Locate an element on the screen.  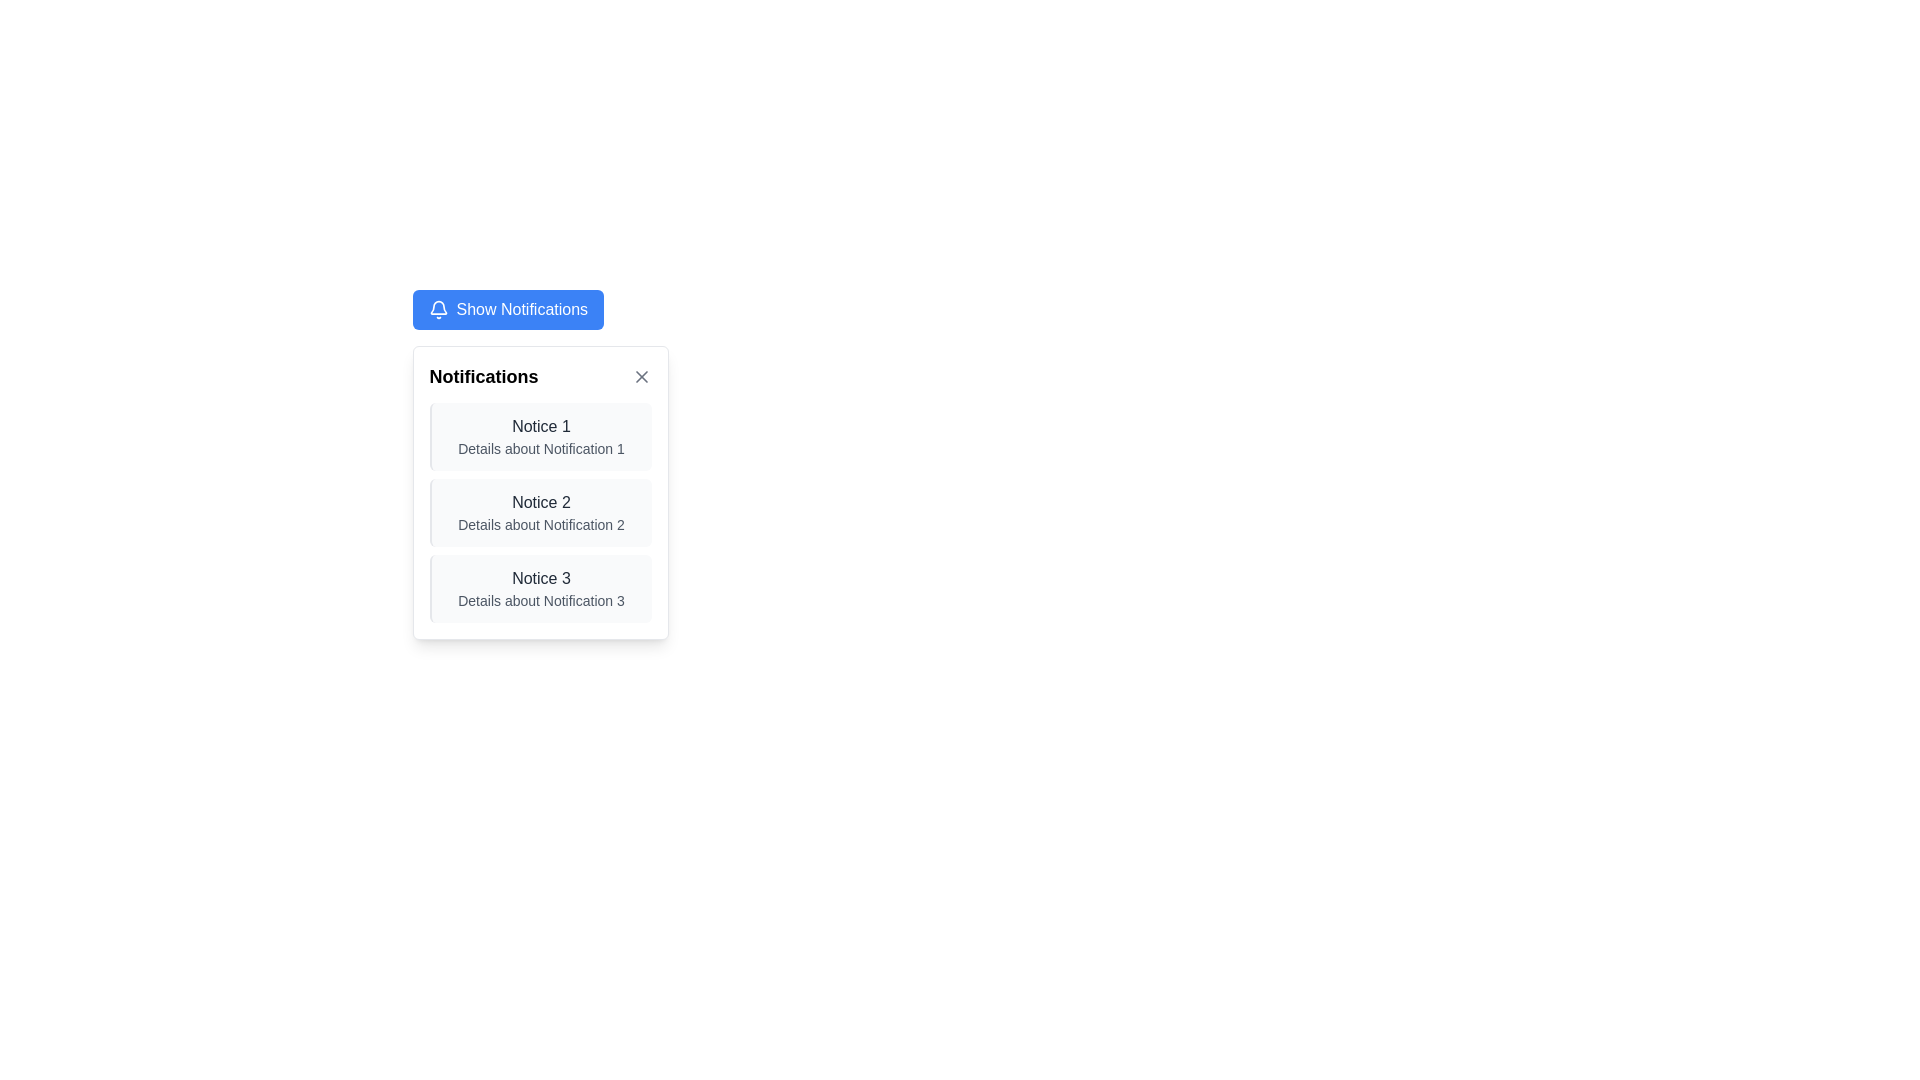
the bell icon within the 'Show Notifications' button, which is styled with a minimalistic outline and indicates notifications is located at coordinates (437, 309).